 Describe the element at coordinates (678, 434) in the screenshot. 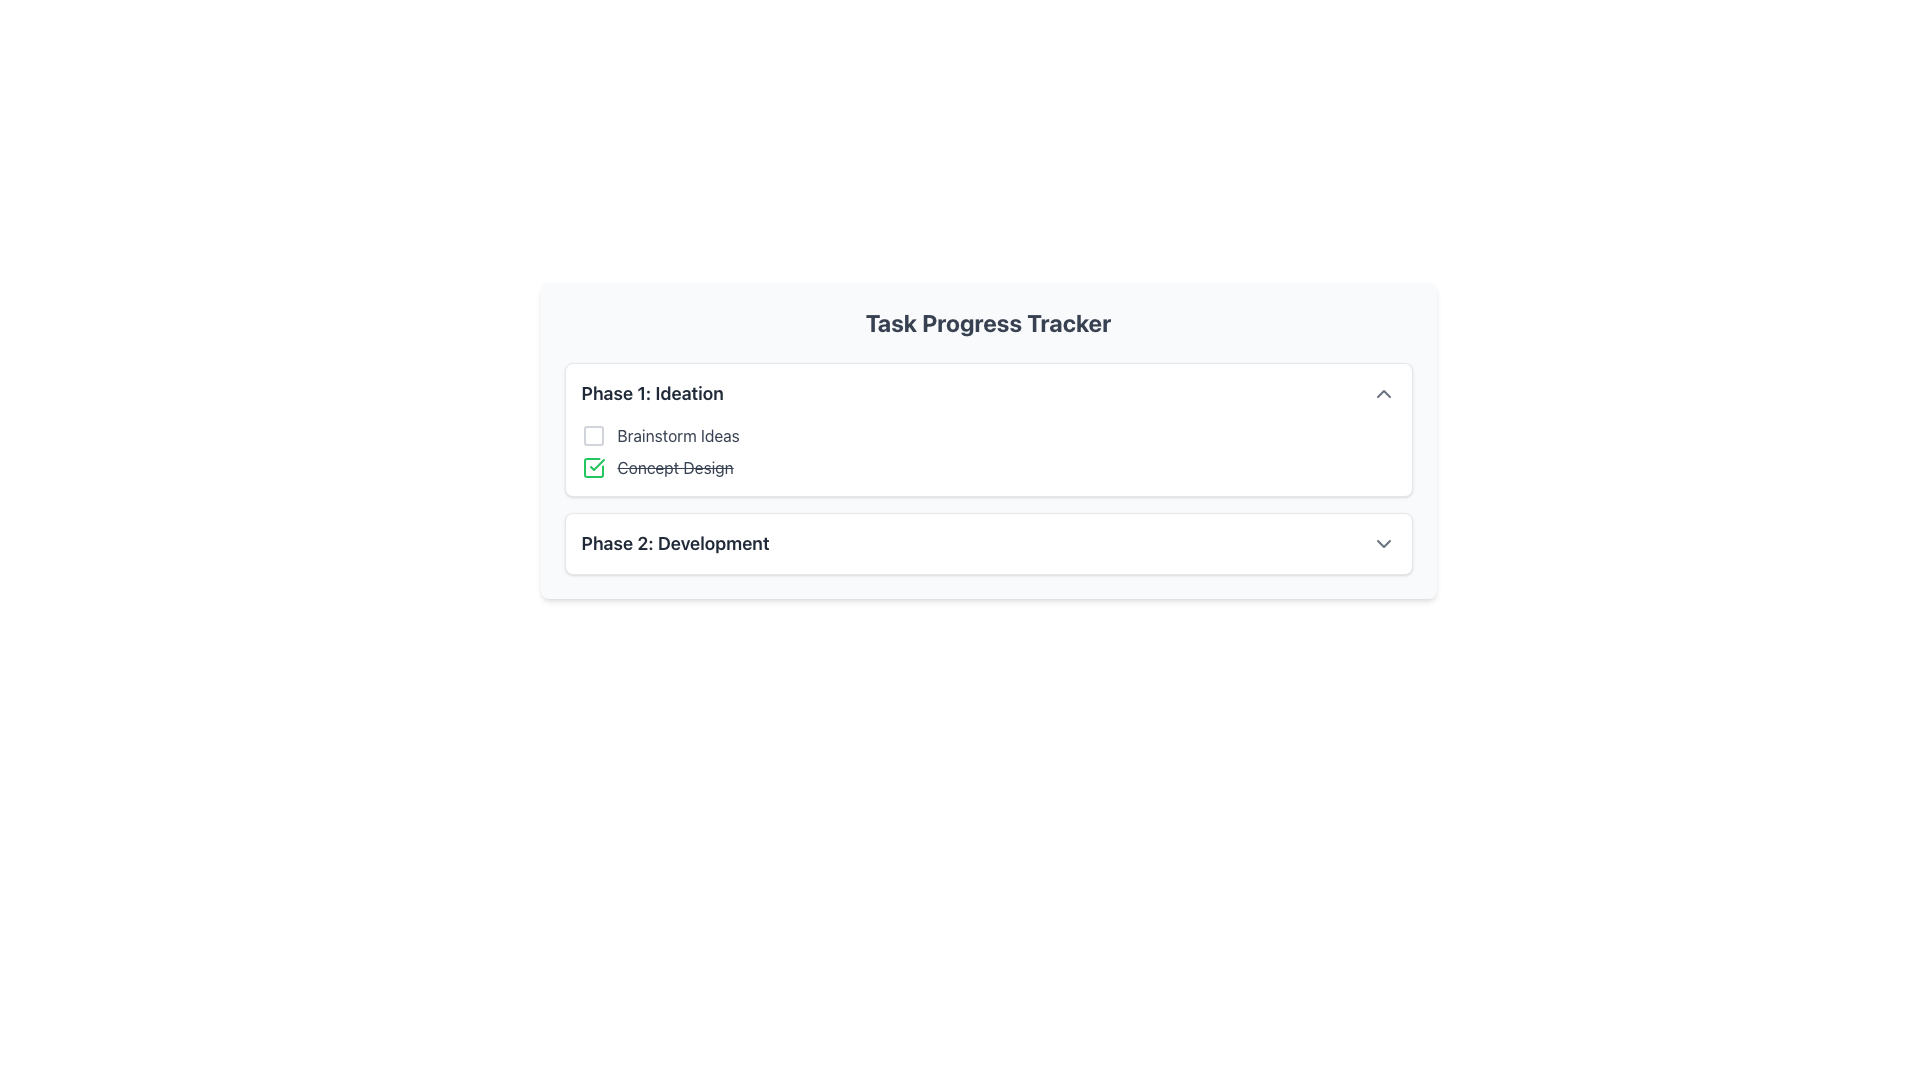

I see `the text label displaying 'Brainstorm Ideas' in the 'Phase 1: Ideation' section for interaction` at that location.